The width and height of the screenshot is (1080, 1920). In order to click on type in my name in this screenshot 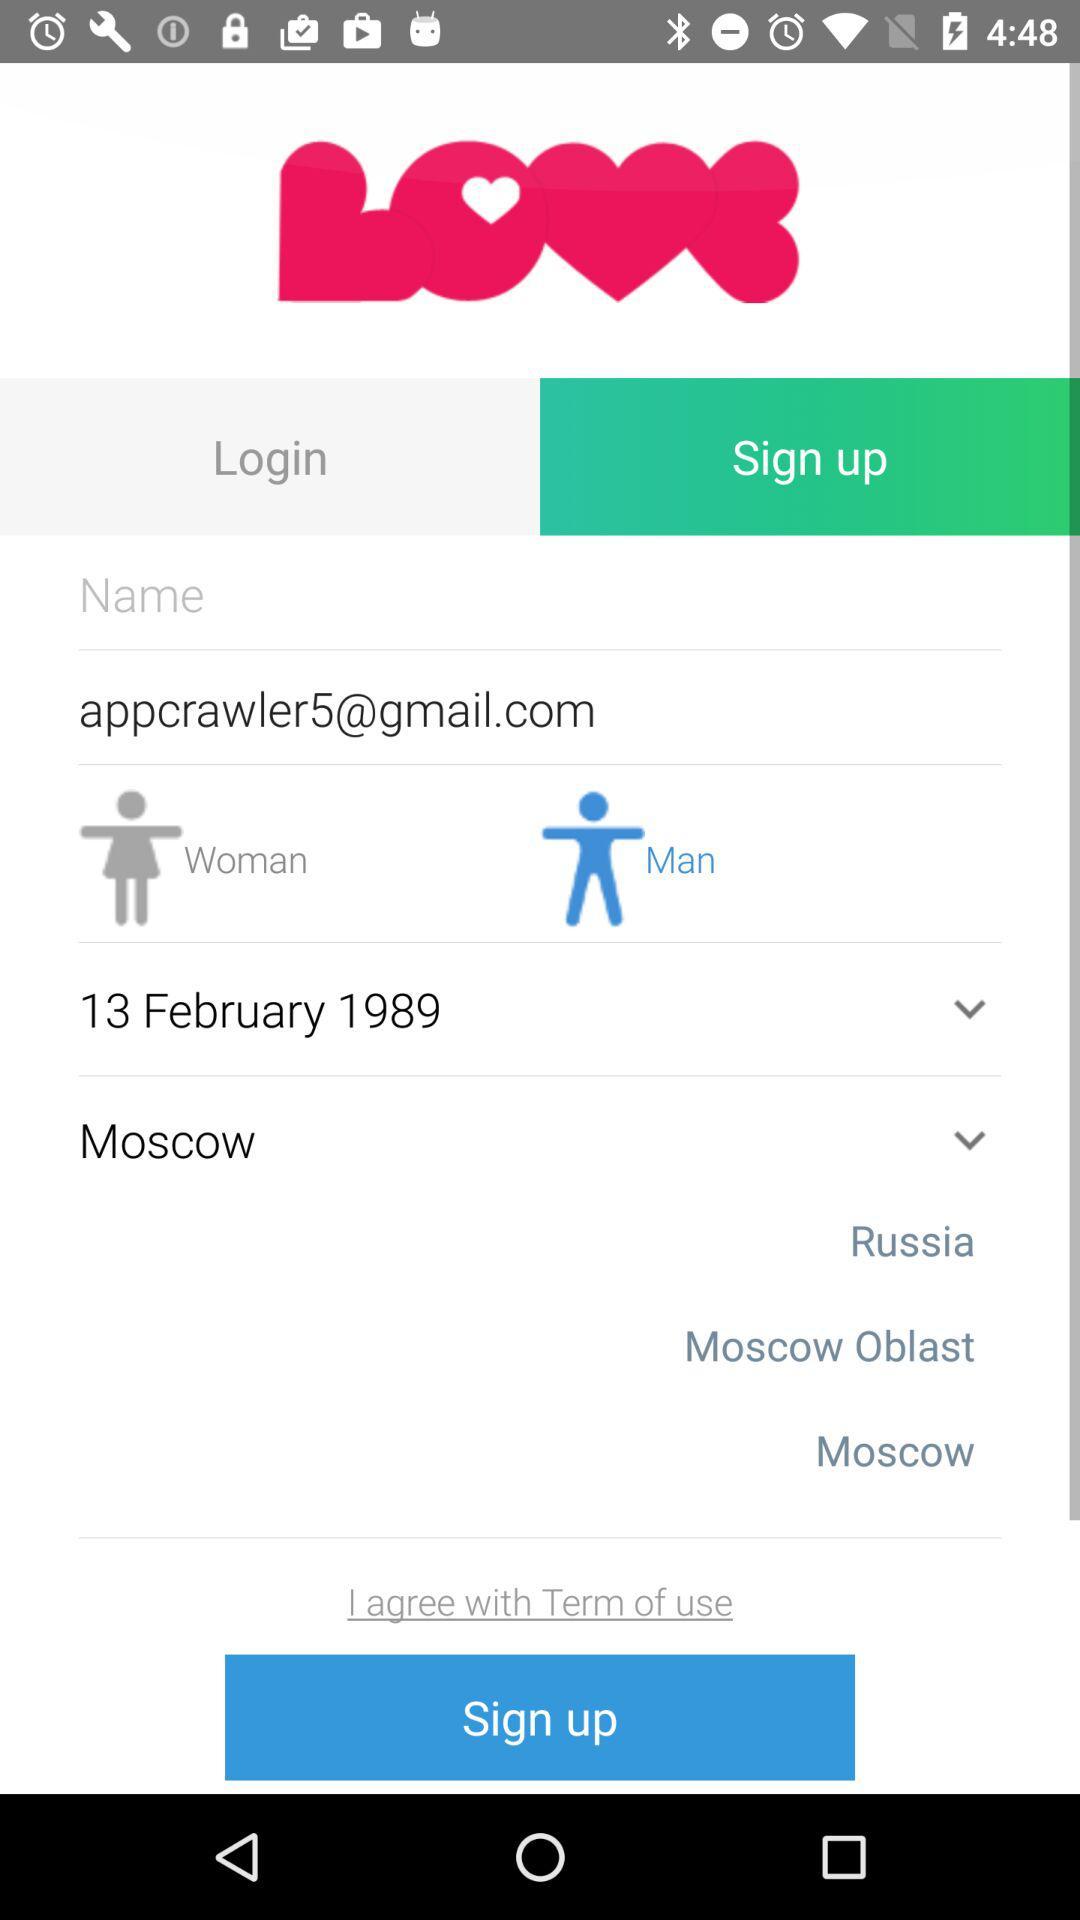, I will do `click(540, 592)`.